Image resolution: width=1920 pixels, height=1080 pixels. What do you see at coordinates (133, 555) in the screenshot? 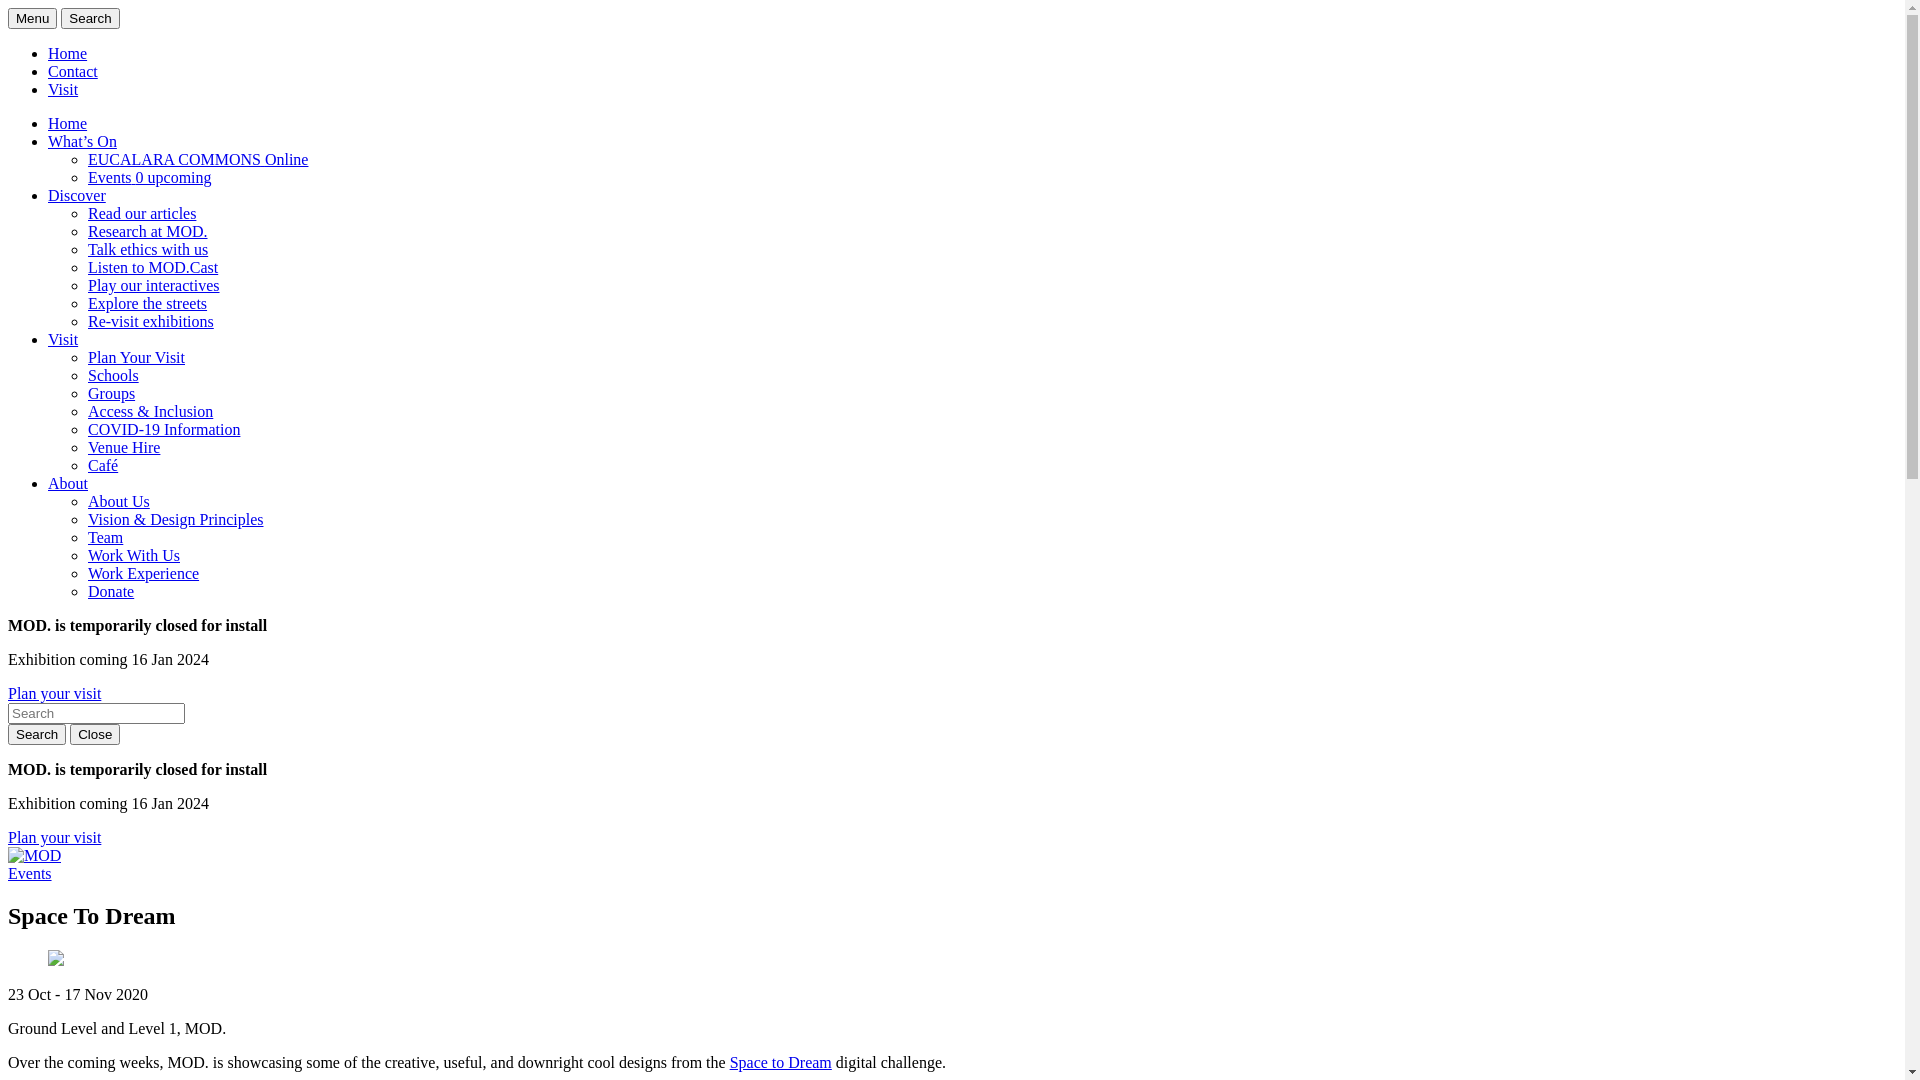
I see `'Work With Us'` at bounding box center [133, 555].